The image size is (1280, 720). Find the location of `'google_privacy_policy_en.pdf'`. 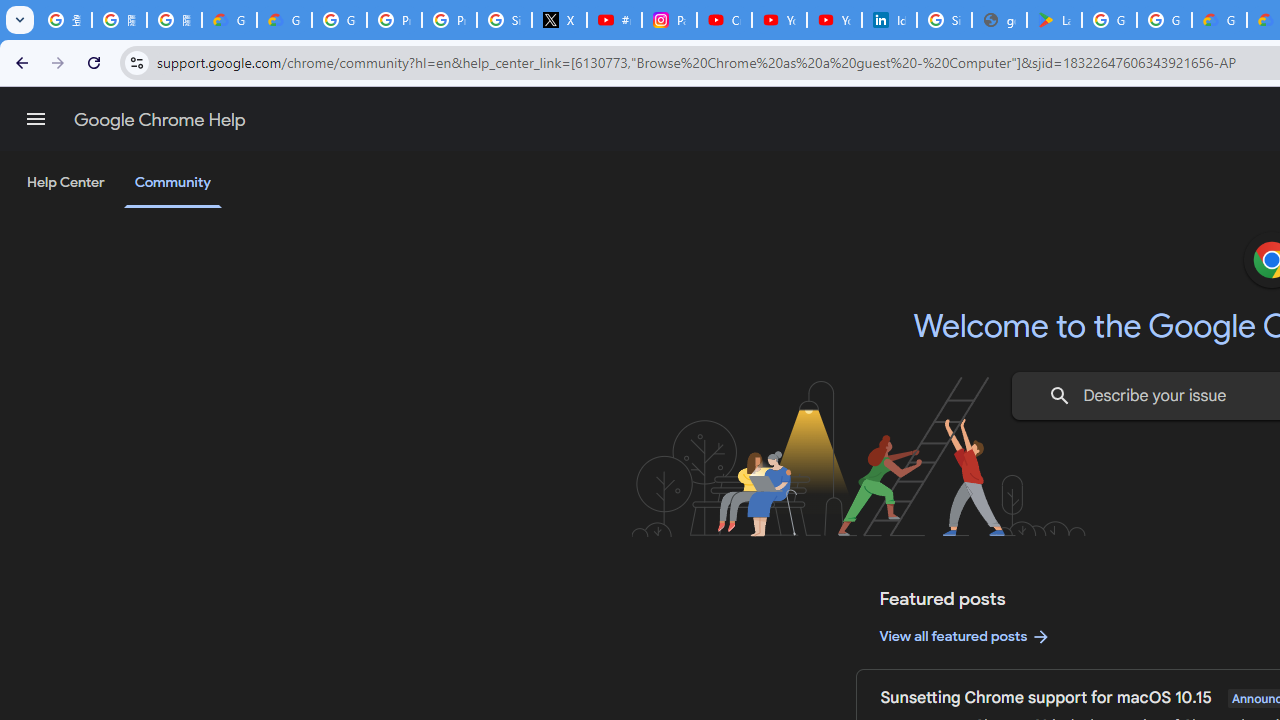

'google_privacy_policy_en.pdf' is located at coordinates (999, 20).